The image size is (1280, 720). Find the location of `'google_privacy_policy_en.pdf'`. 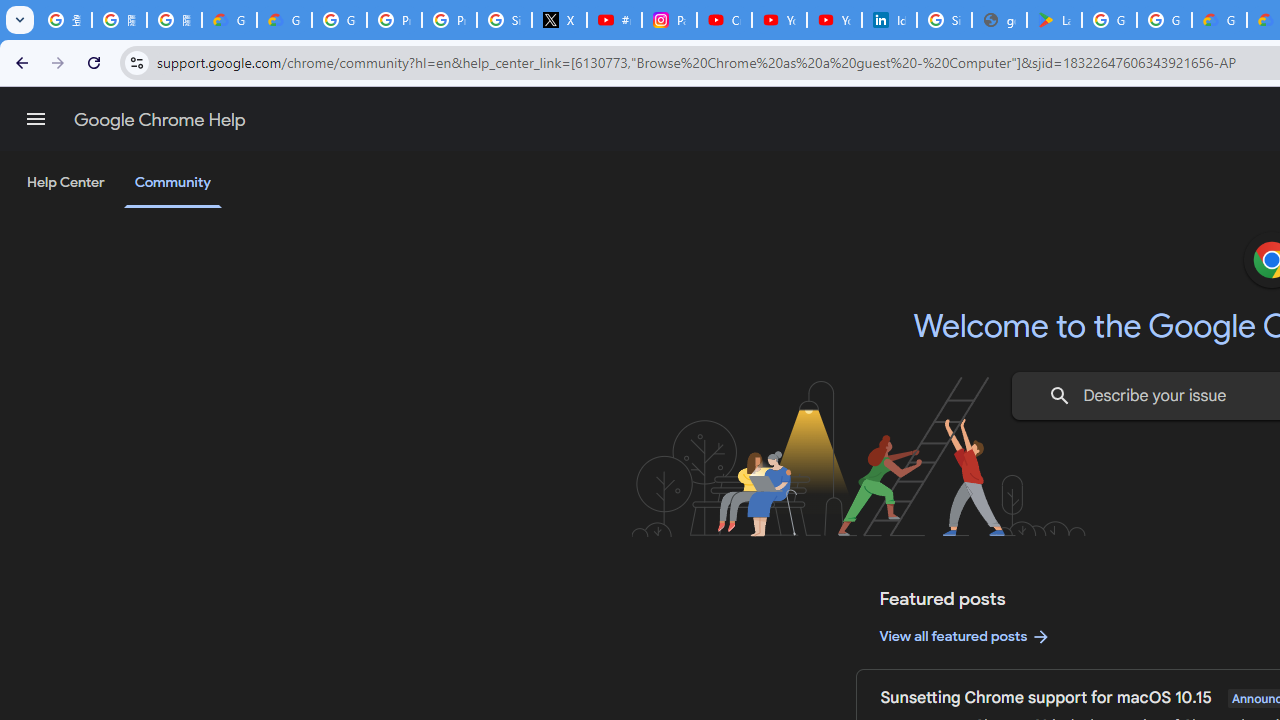

'google_privacy_policy_en.pdf' is located at coordinates (999, 20).